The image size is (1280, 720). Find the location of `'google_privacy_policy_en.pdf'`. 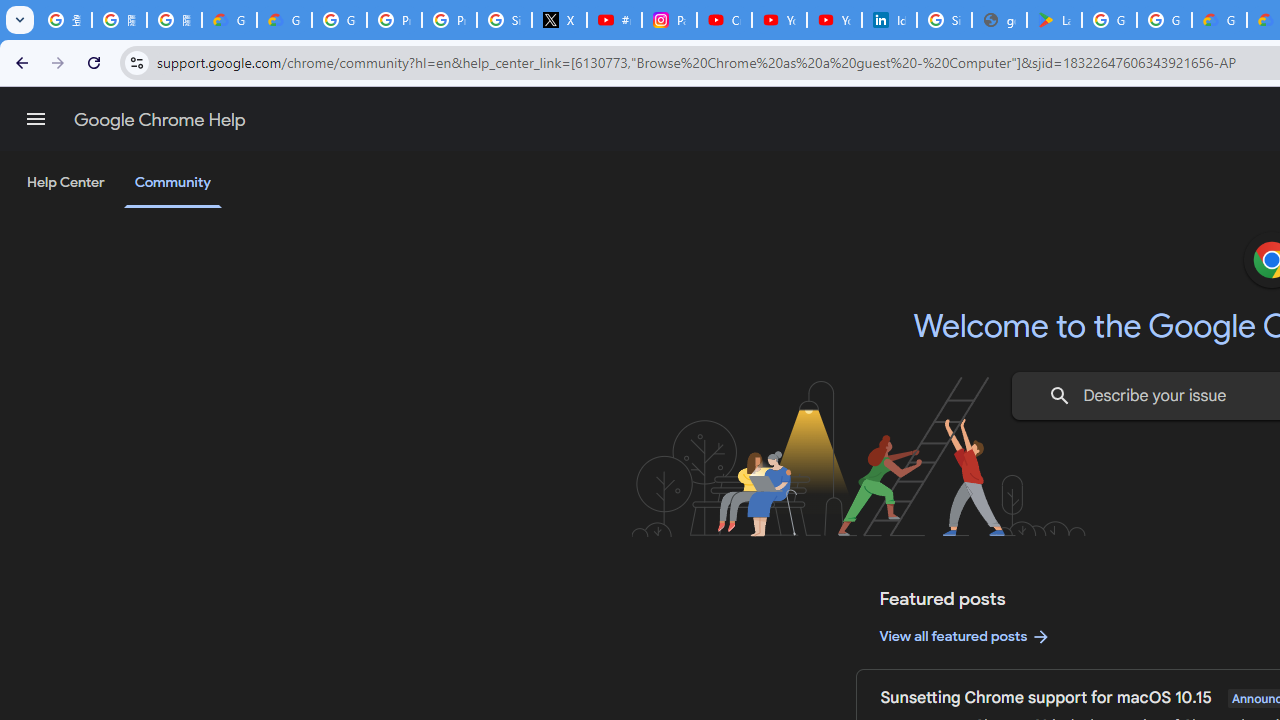

'google_privacy_policy_en.pdf' is located at coordinates (999, 20).